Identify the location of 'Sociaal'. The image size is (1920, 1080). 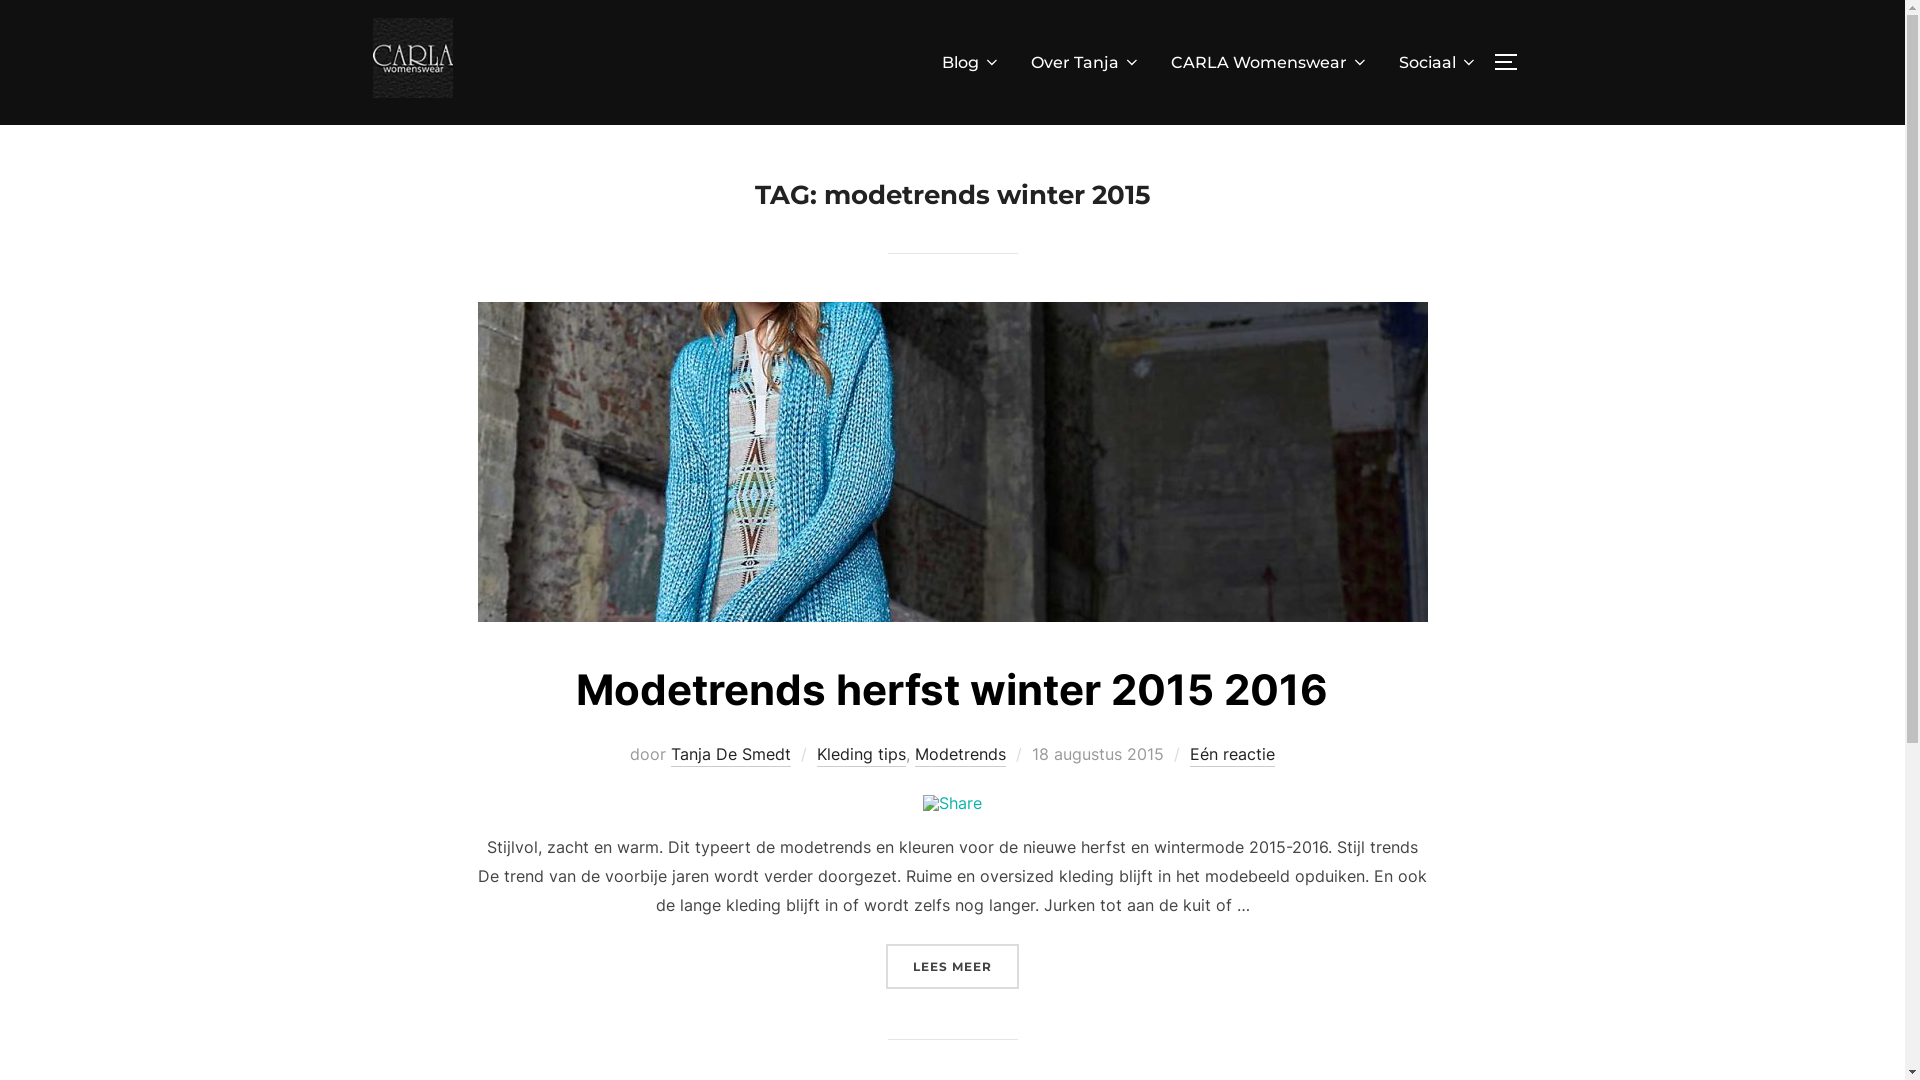
(1436, 61).